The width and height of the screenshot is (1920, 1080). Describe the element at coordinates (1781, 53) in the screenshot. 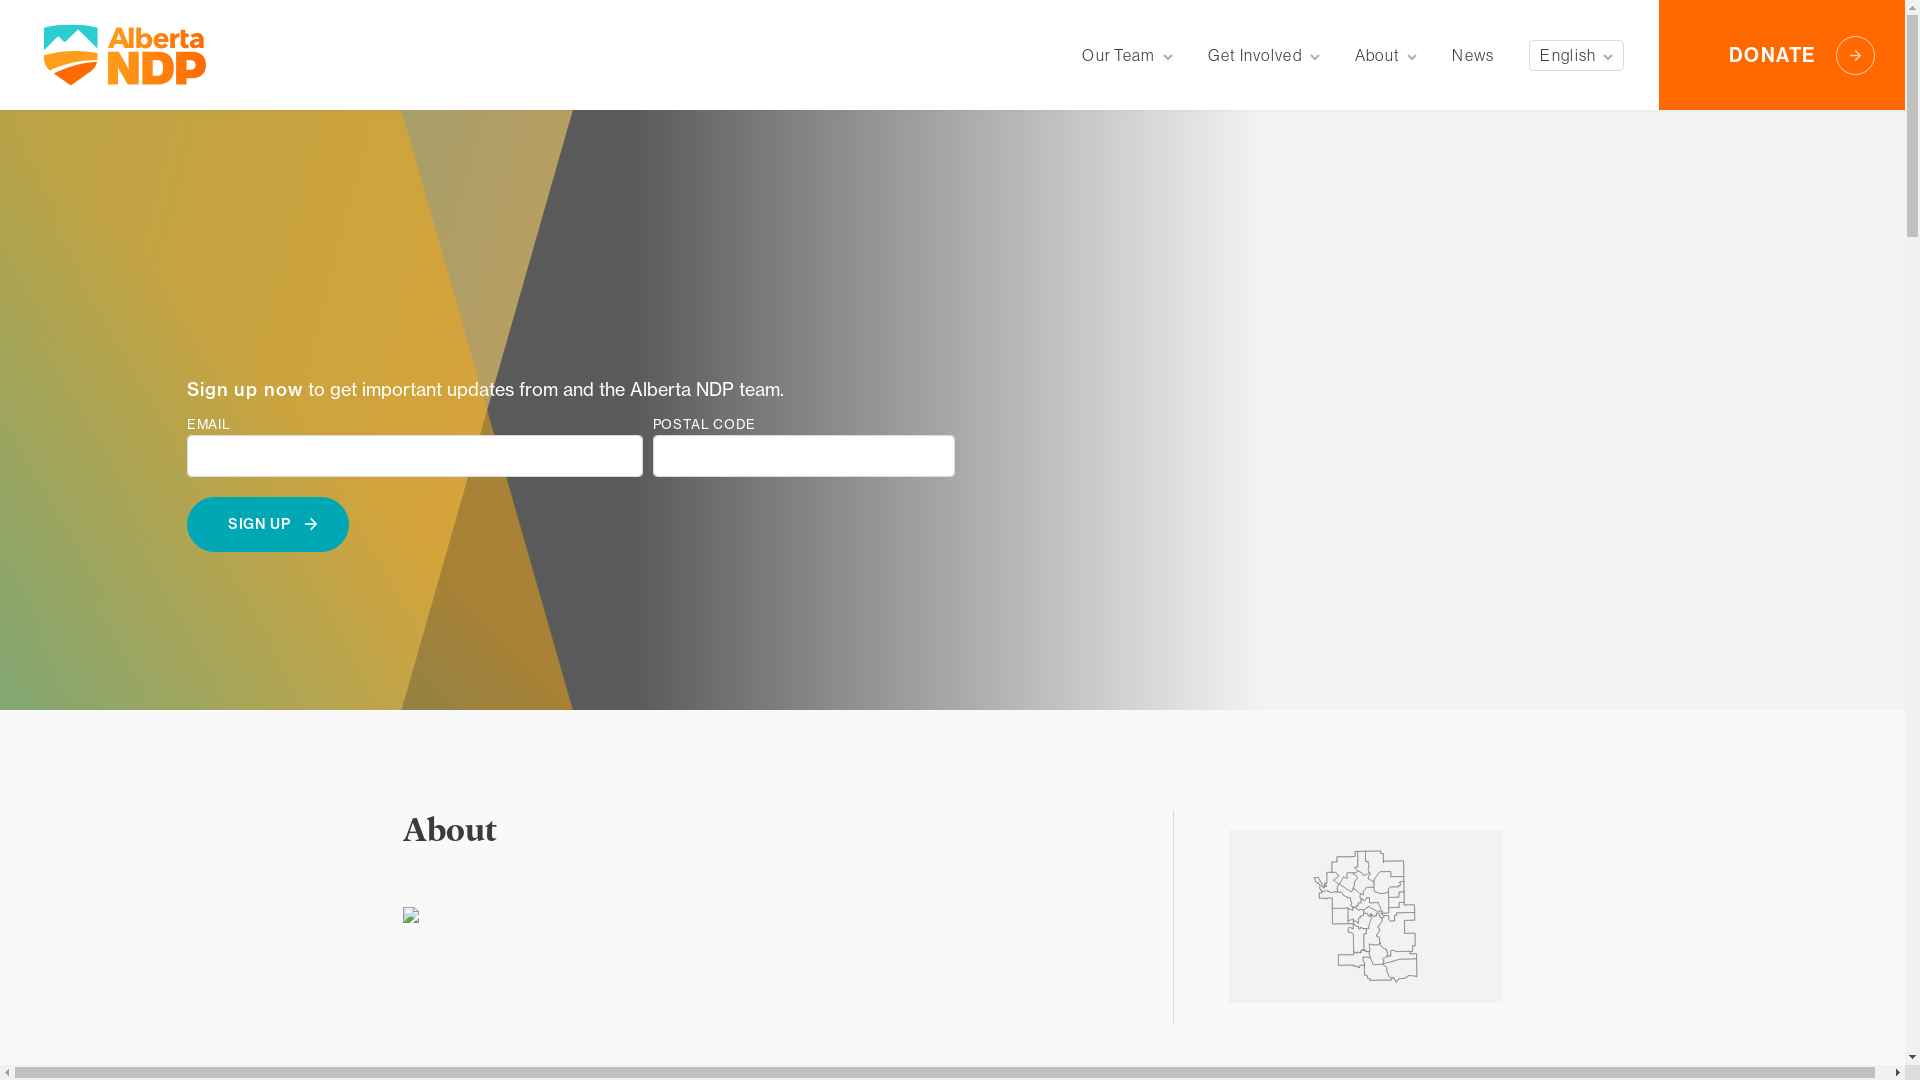

I see `'DONATE'` at that location.